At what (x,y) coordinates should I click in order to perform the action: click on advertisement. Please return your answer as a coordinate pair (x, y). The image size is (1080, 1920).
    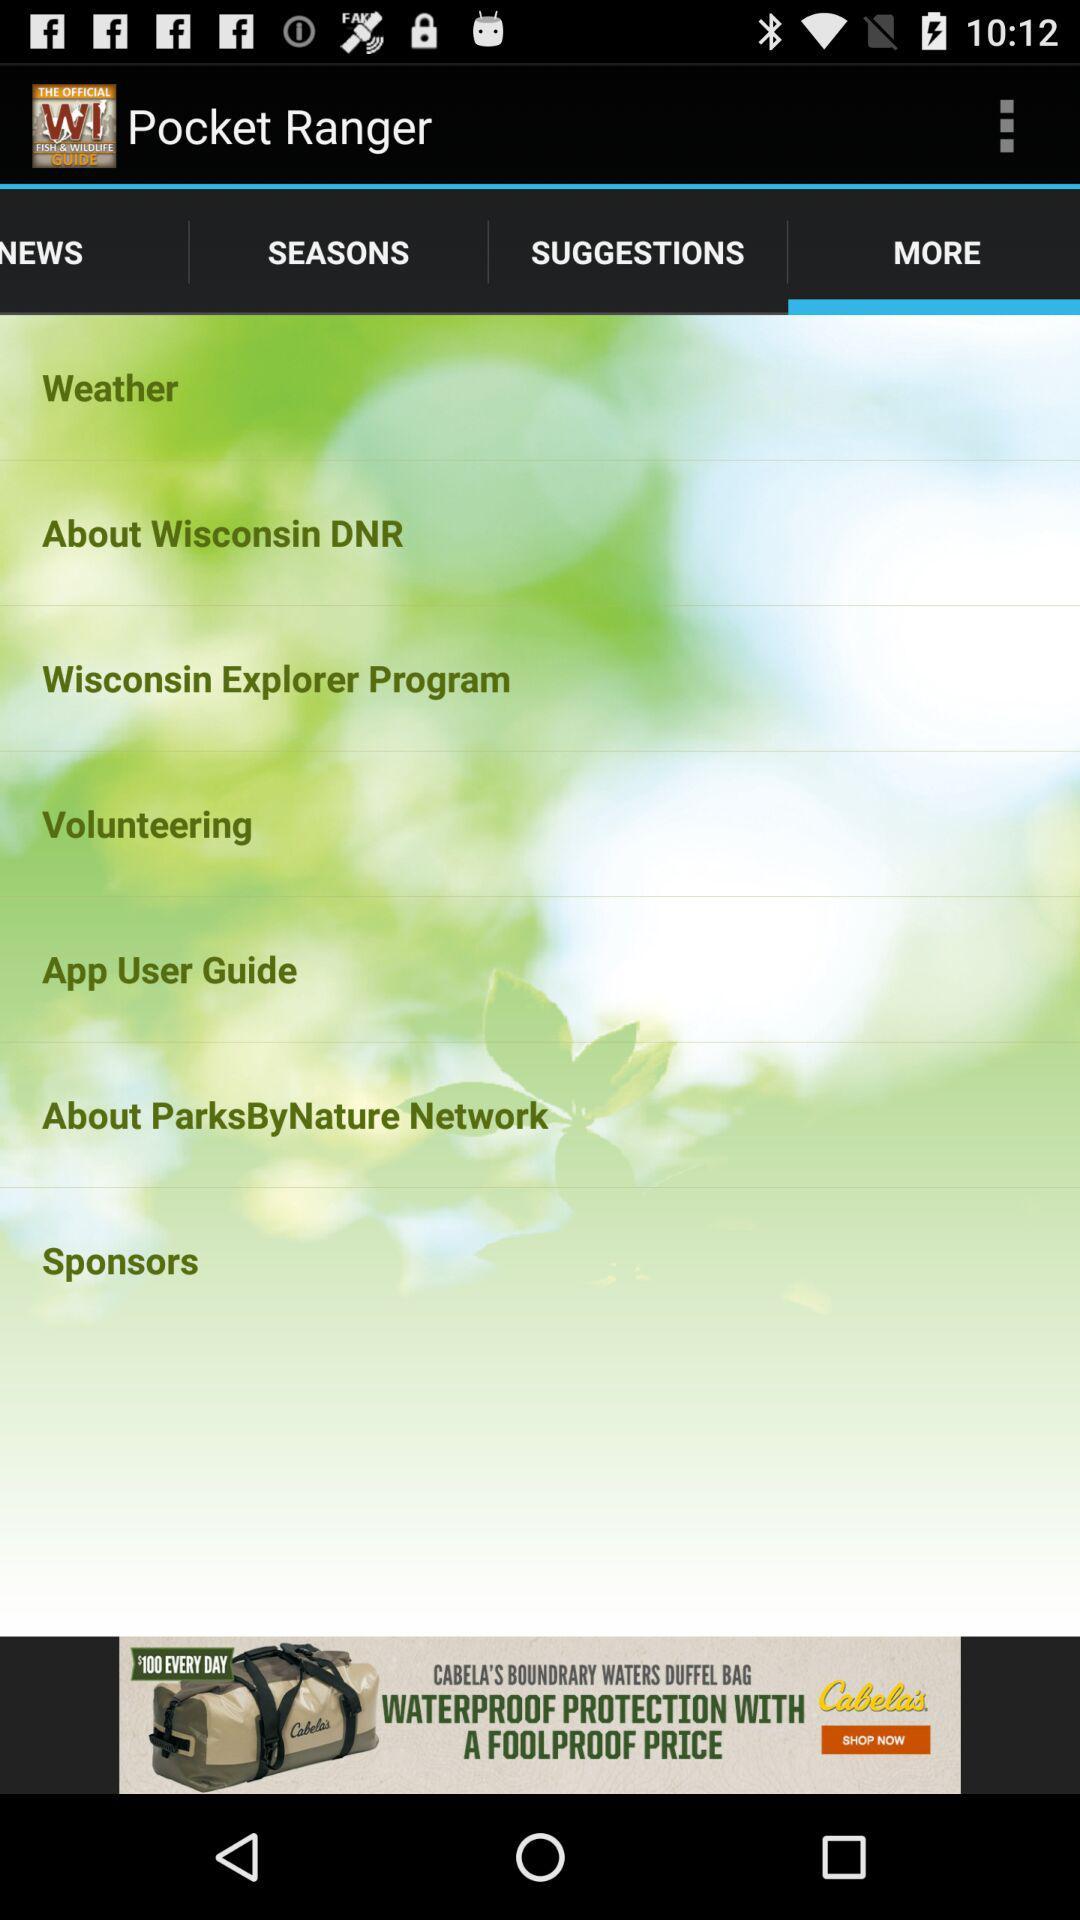
    Looking at the image, I should click on (540, 1714).